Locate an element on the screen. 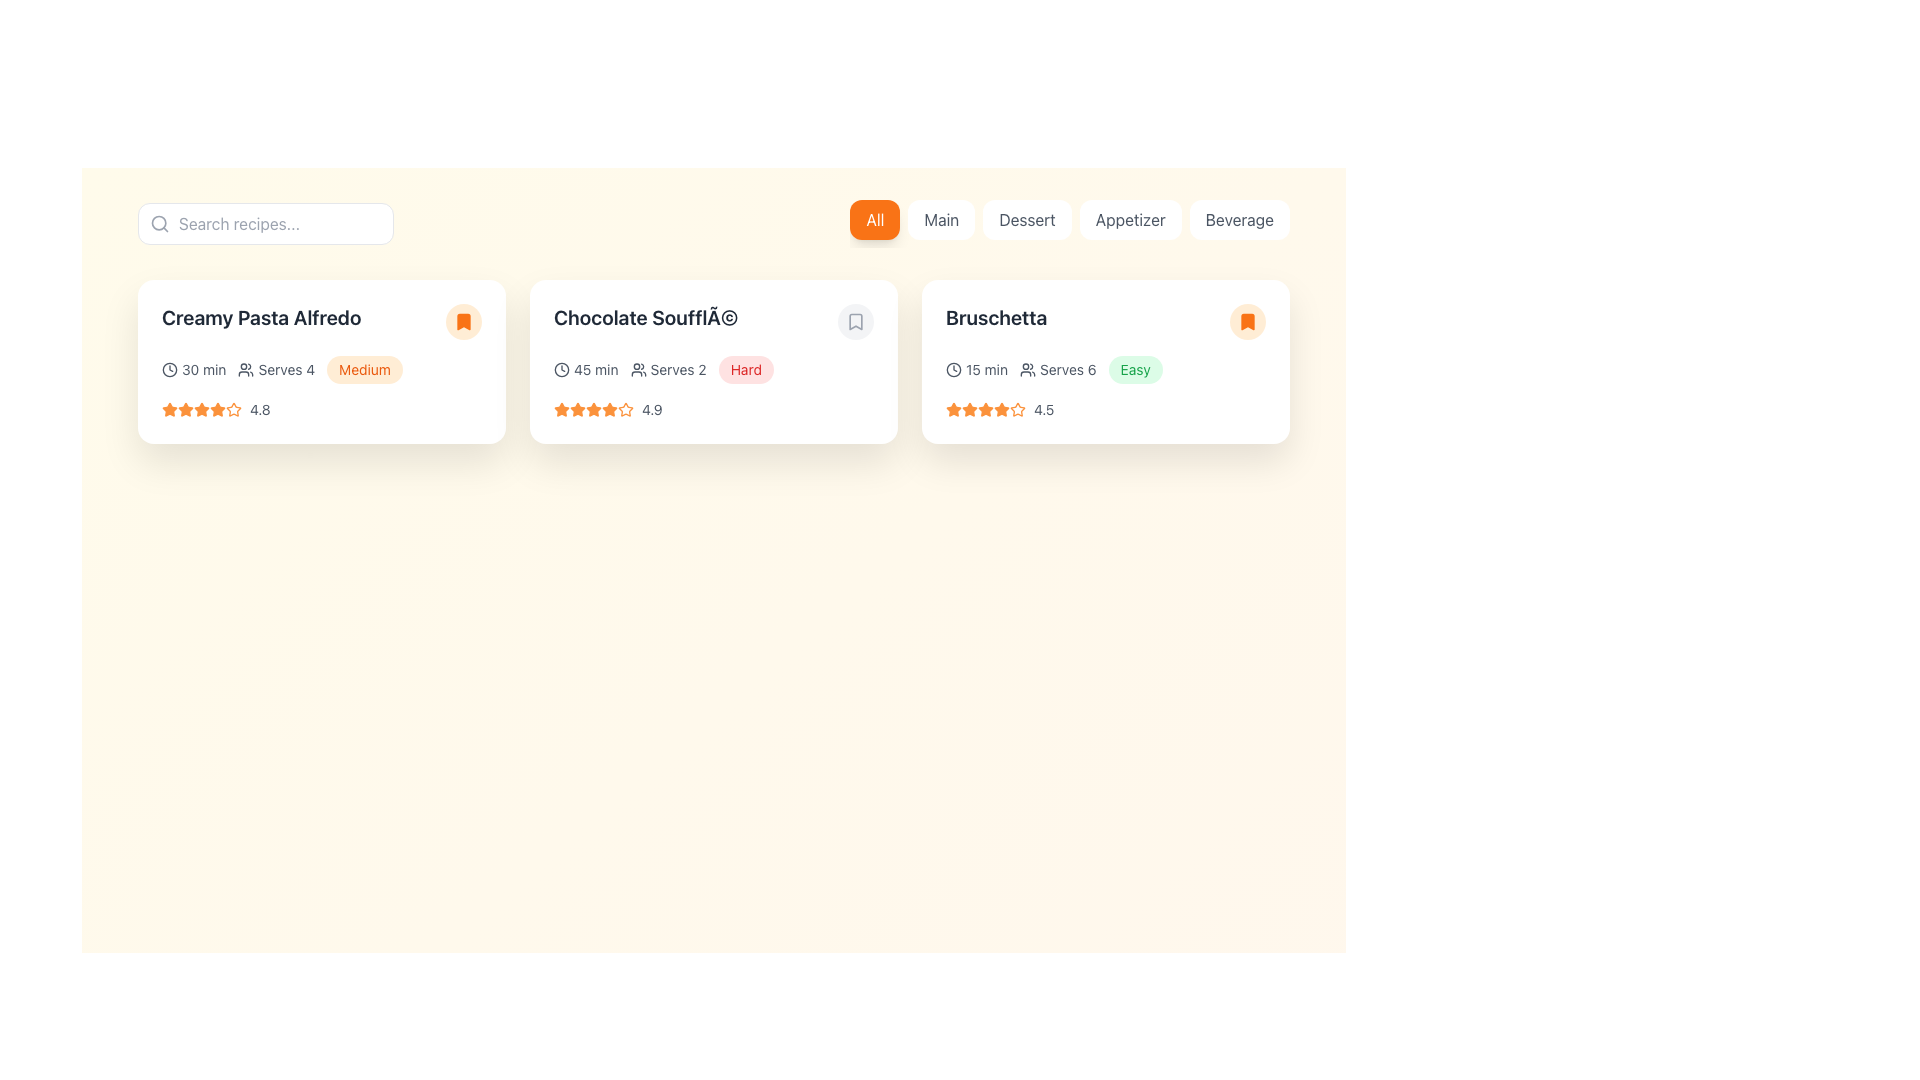  the Informational Content Box that displays preparation time, servings, and difficulty level for the 'Bruschetta' recipe, located in the rightmost card below the recipe title is located at coordinates (1104, 370).